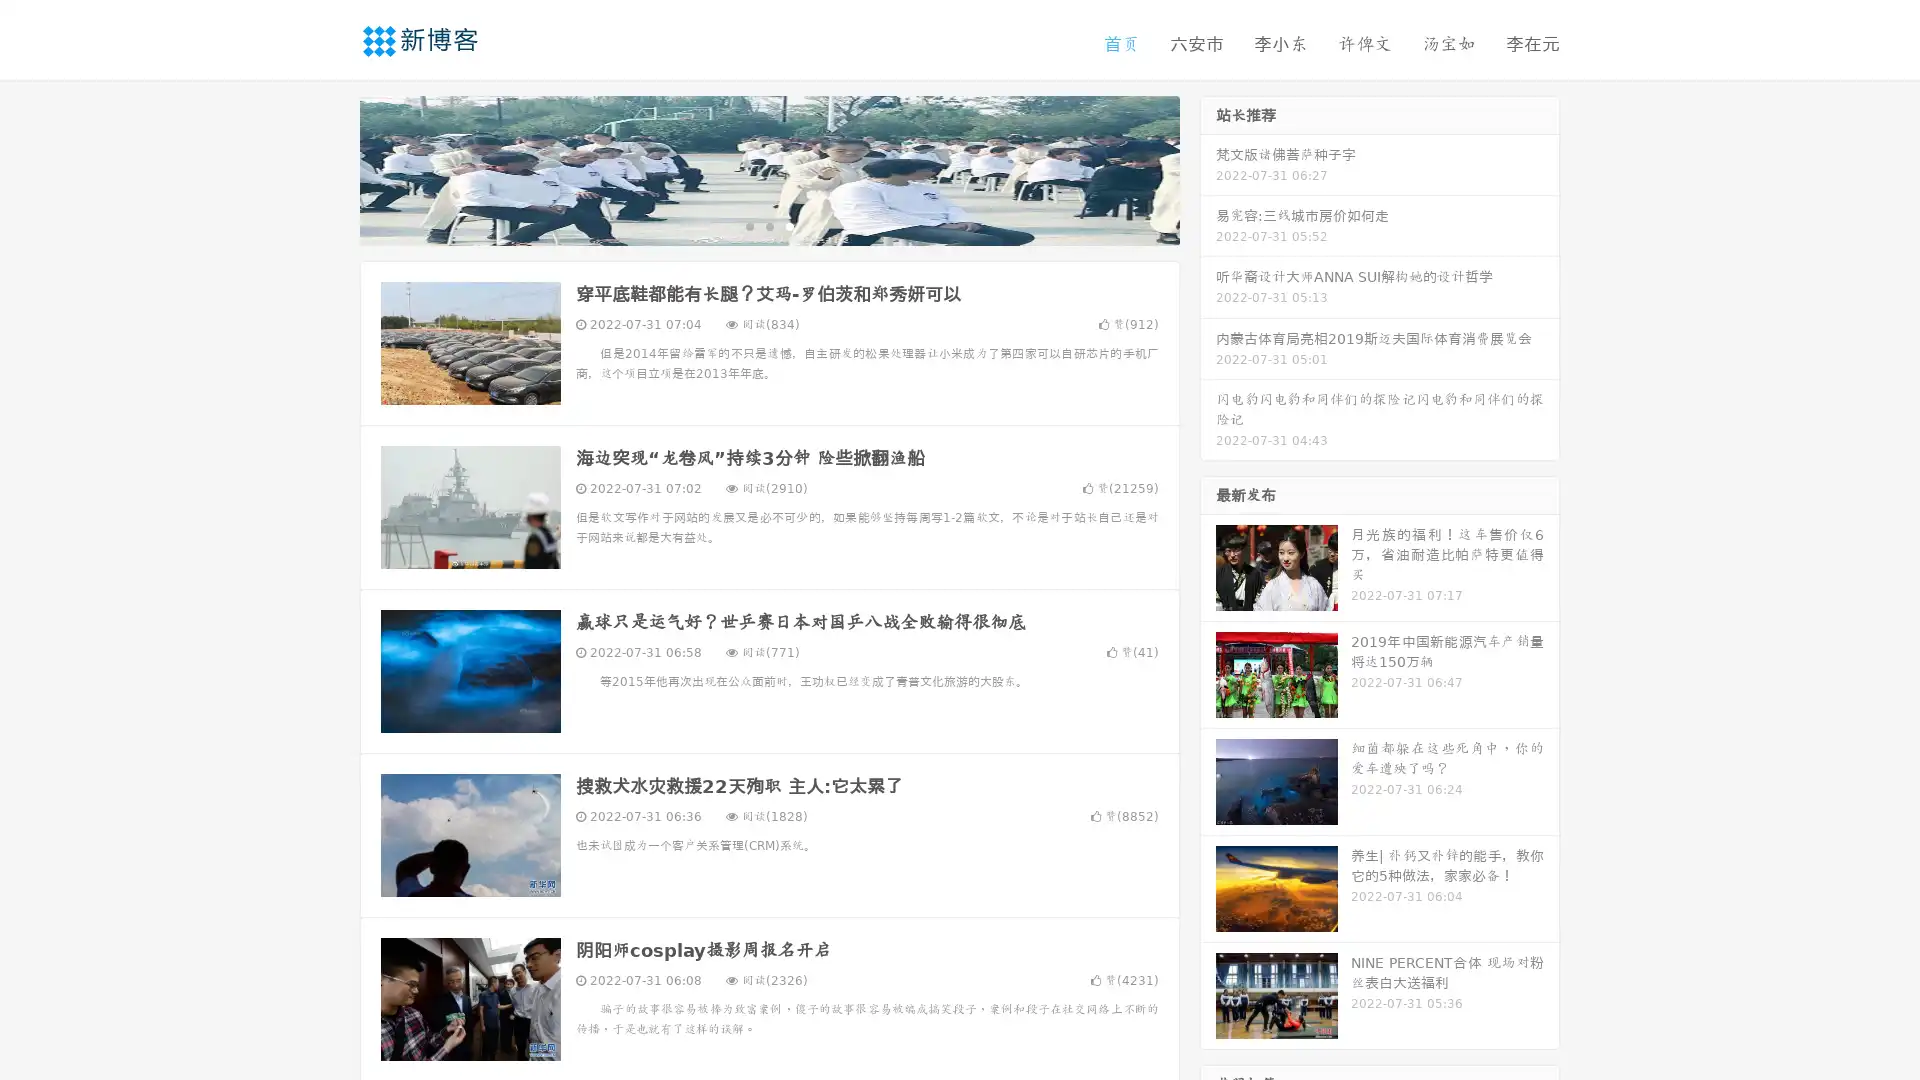 The width and height of the screenshot is (1920, 1080). I want to click on Go to slide 2, so click(768, 225).